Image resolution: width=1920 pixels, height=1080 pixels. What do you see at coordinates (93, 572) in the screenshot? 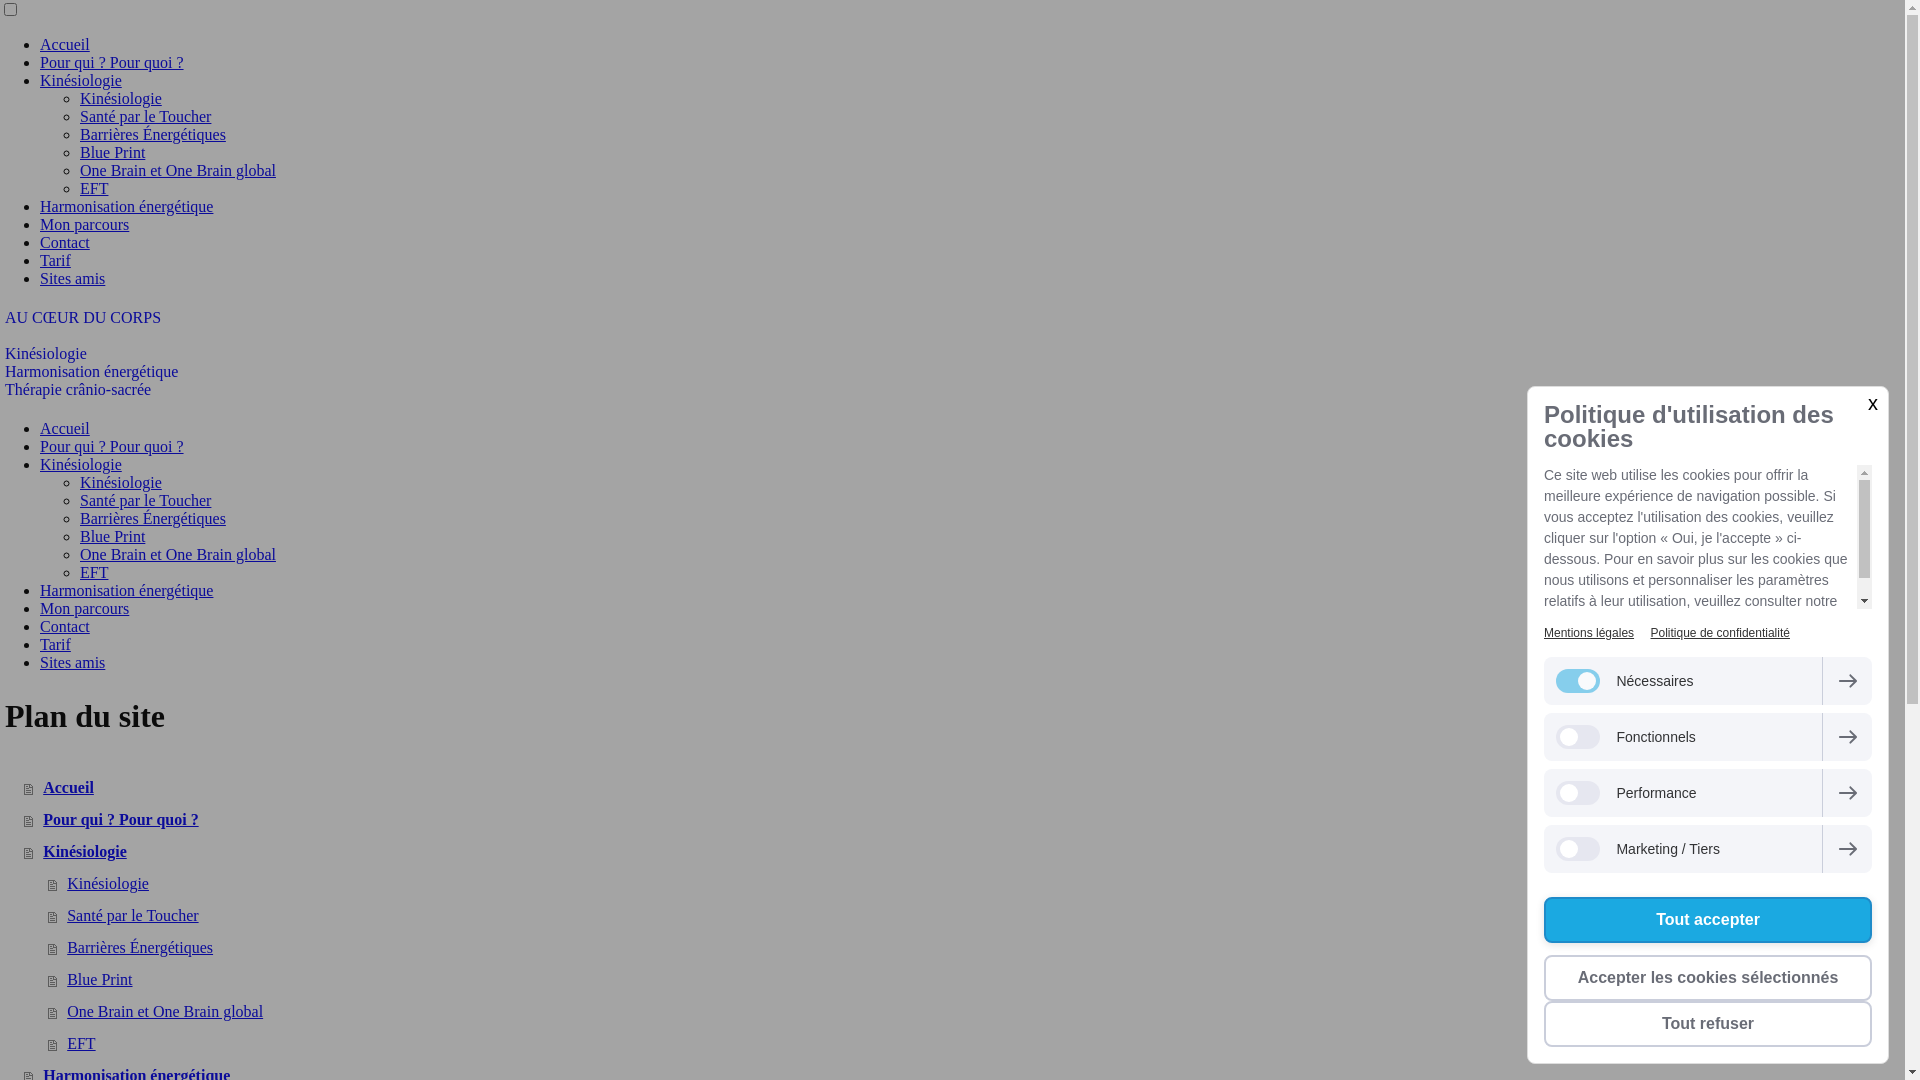
I see `'EFT'` at bounding box center [93, 572].